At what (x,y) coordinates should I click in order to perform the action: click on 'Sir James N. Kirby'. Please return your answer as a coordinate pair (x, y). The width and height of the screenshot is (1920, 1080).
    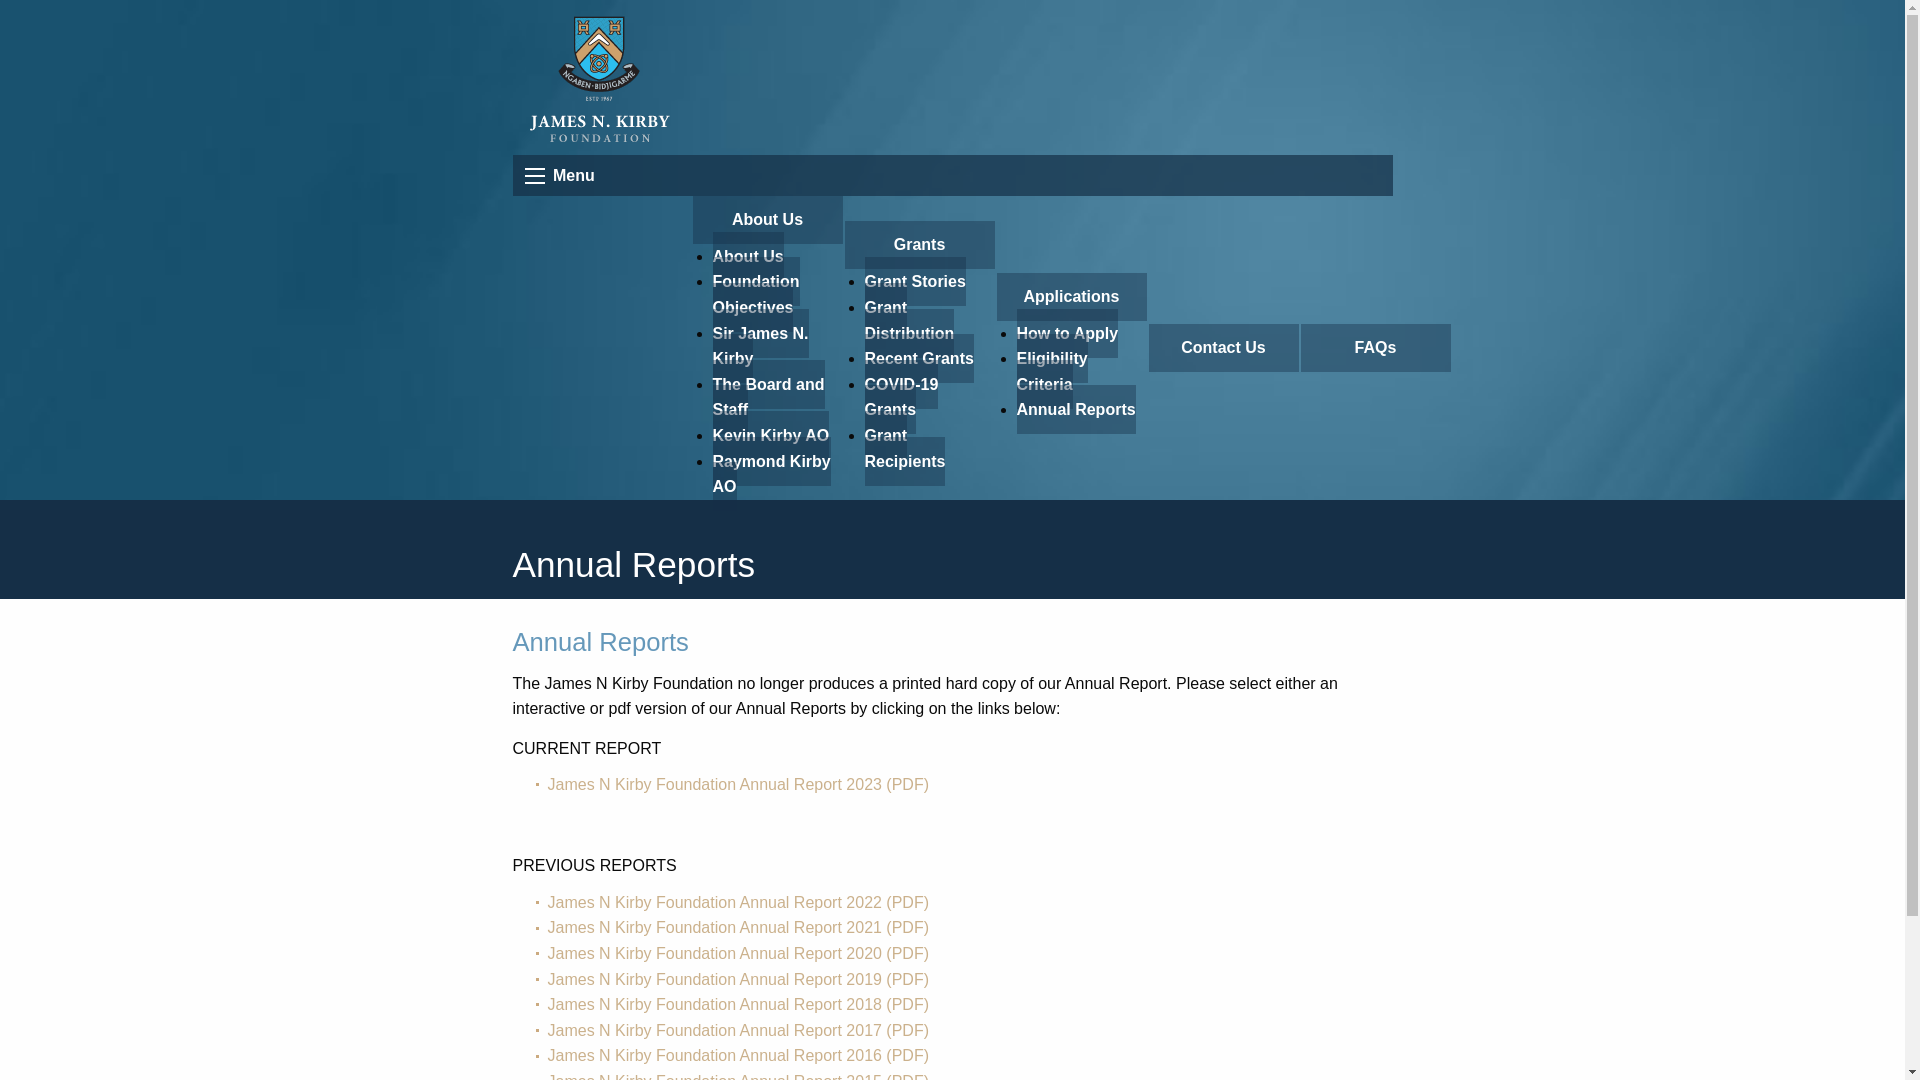
    Looking at the image, I should click on (758, 345).